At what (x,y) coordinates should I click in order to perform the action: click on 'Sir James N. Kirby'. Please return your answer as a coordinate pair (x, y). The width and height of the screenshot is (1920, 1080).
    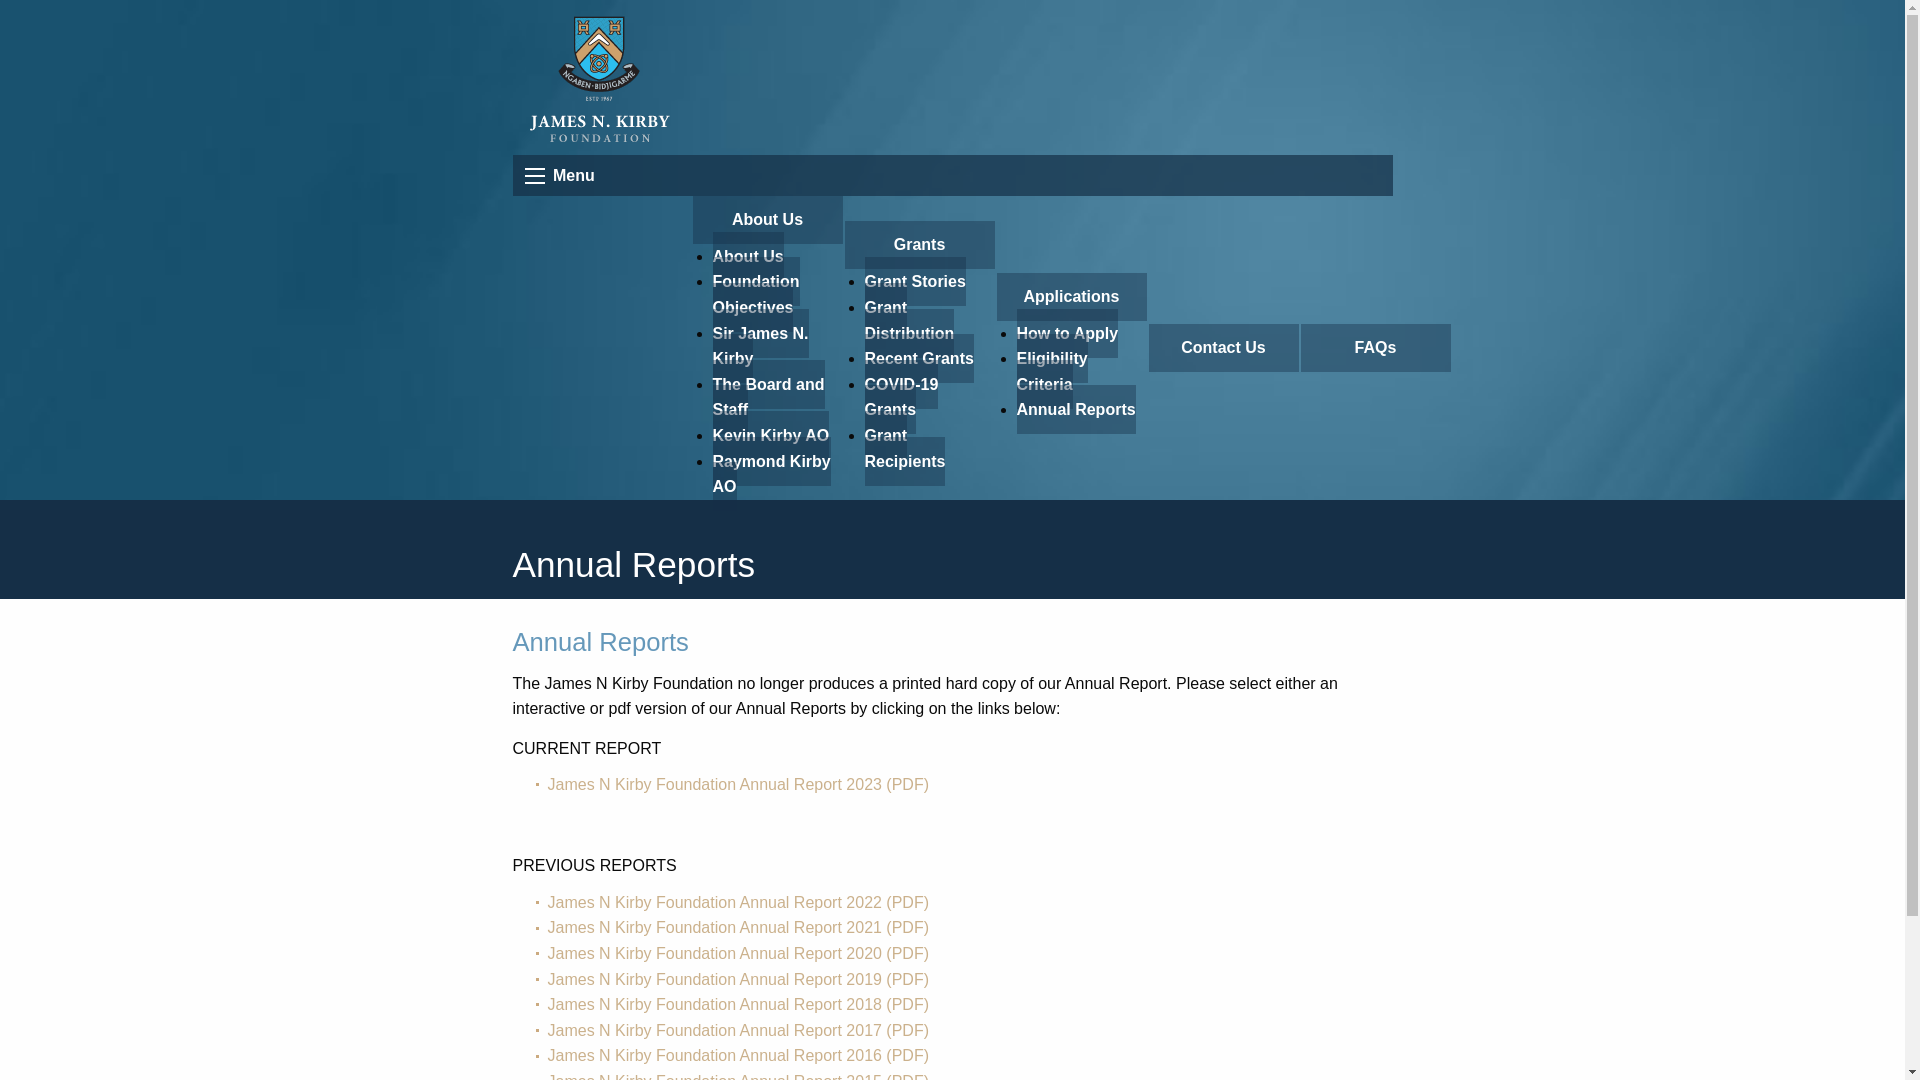
    Looking at the image, I should click on (758, 345).